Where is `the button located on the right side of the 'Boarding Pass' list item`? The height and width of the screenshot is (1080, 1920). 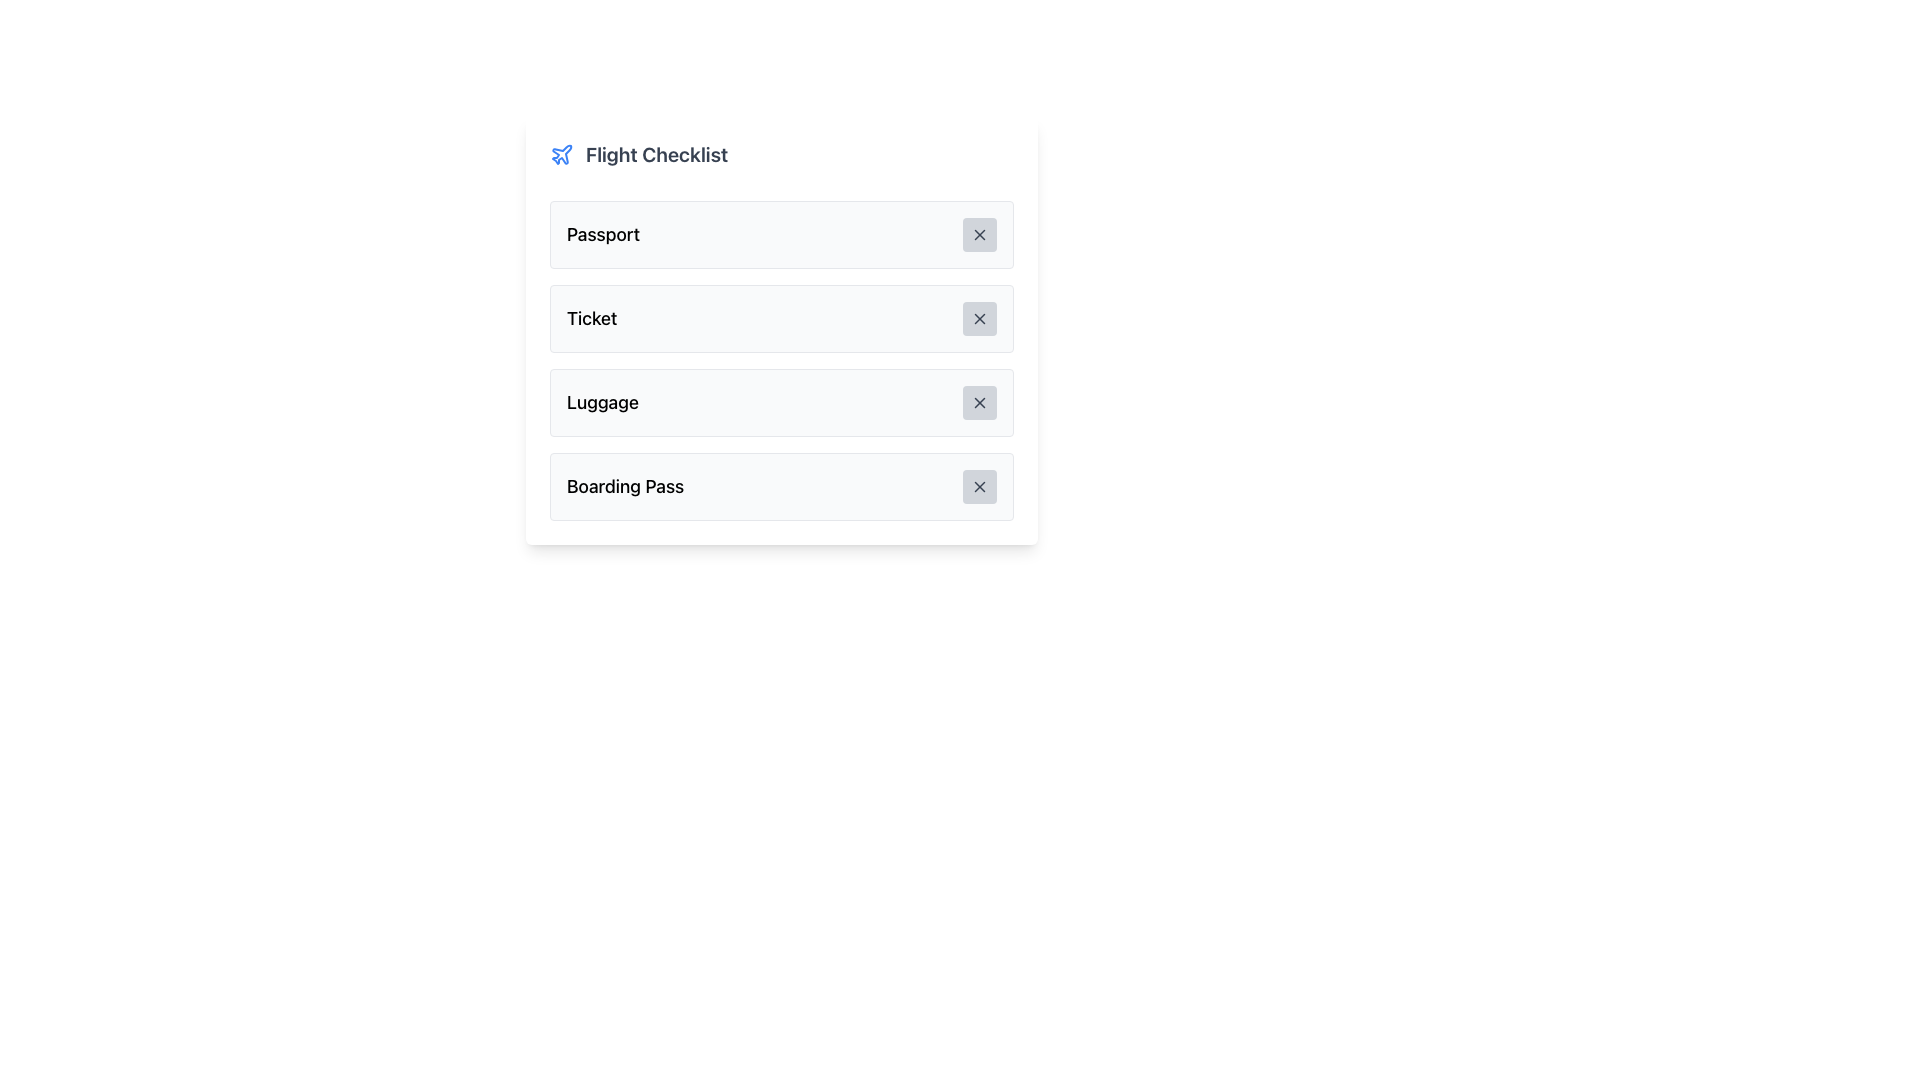
the button located on the right side of the 'Boarding Pass' list item is located at coordinates (979, 486).